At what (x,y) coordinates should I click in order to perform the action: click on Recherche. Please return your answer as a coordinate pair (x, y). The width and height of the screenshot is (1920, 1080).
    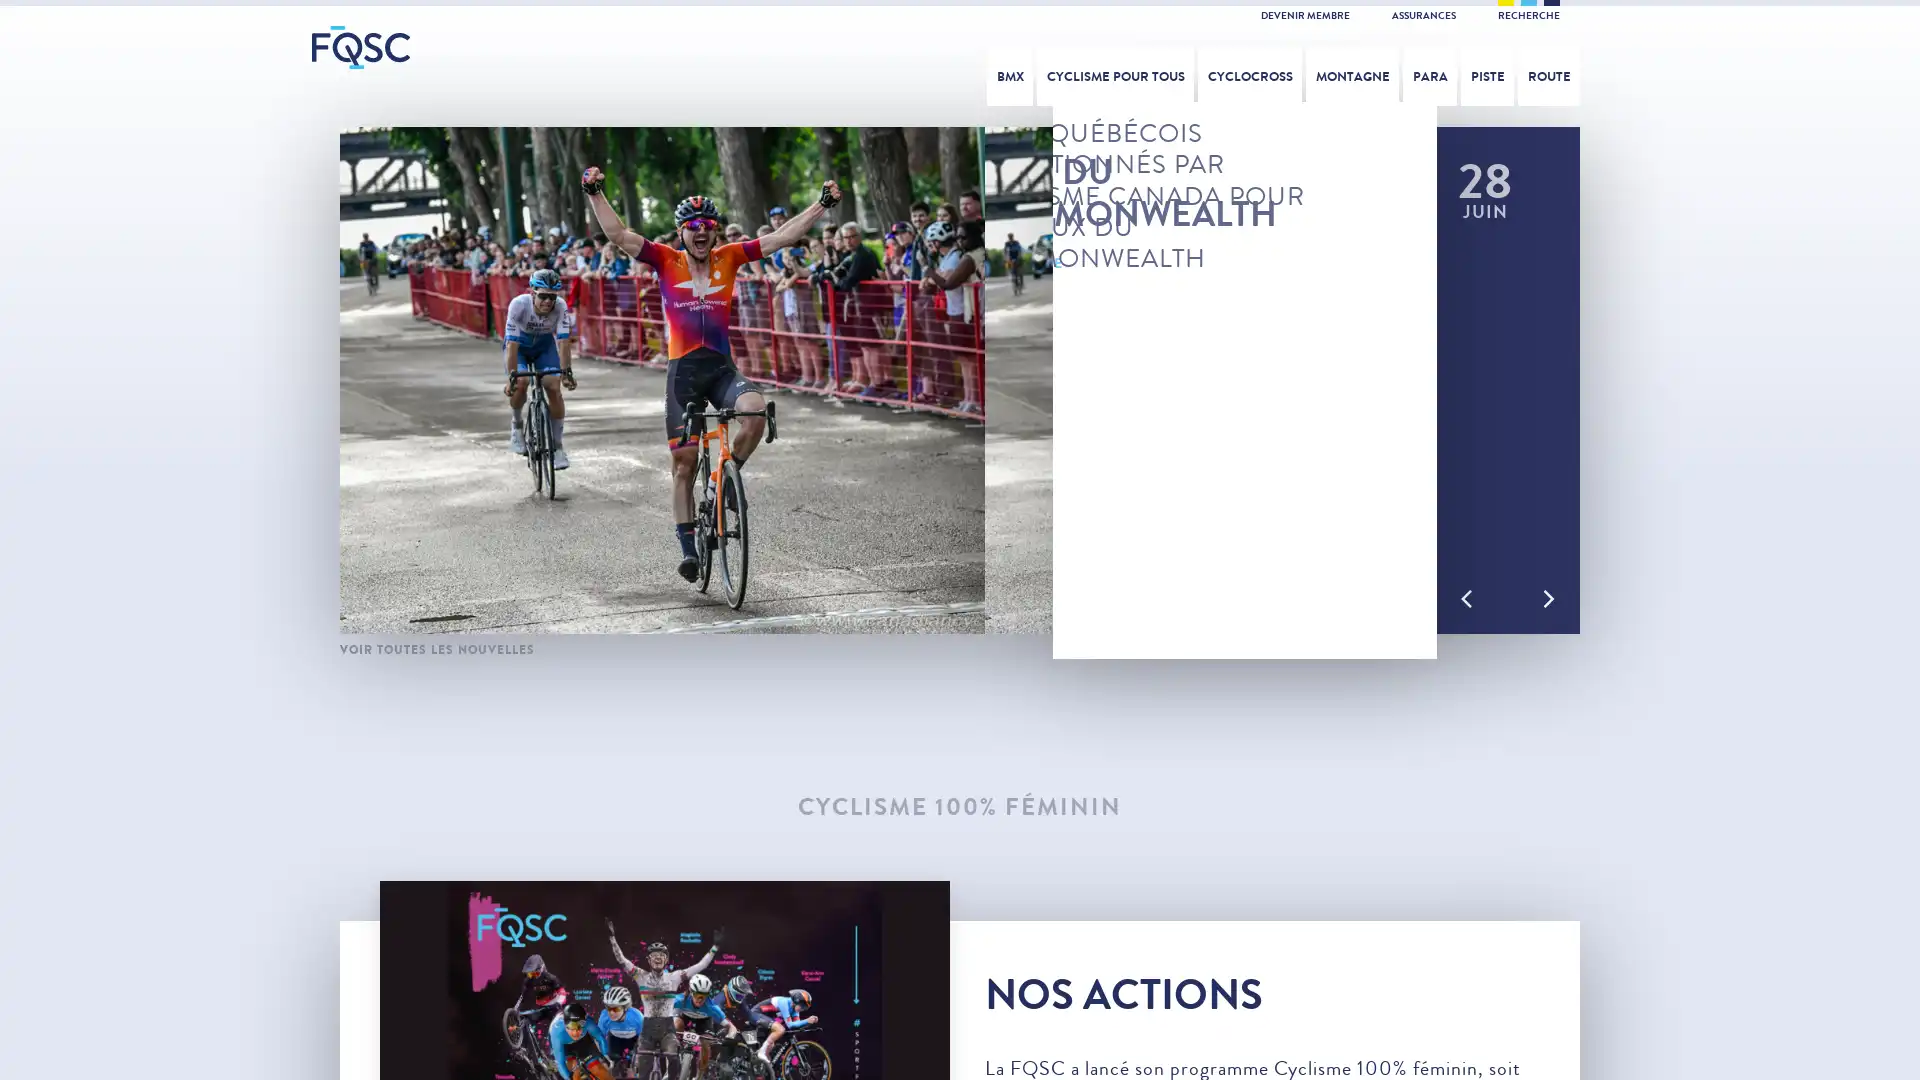
    Looking at the image, I should click on (1682, 69).